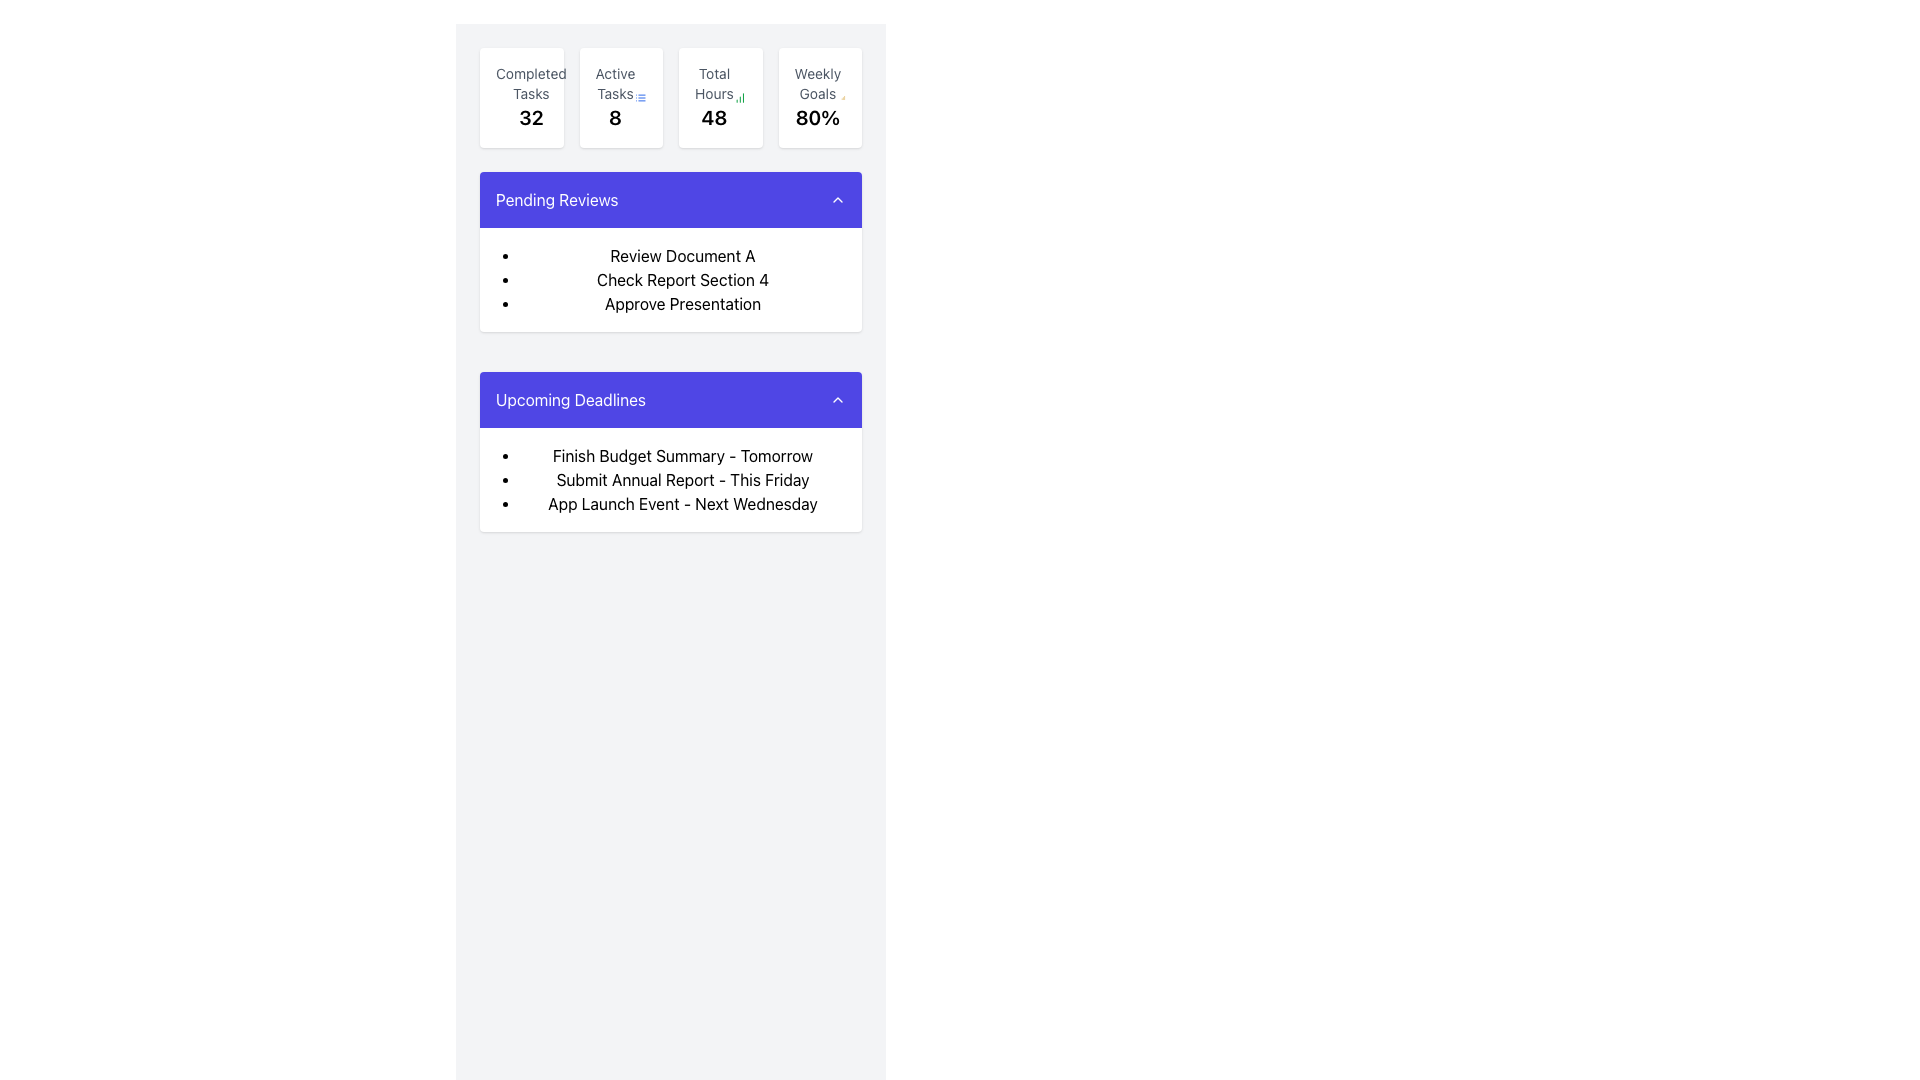  What do you see at coordinates (682, 455) in the screenshot?
I see `the first item in the bullet-point list under the 'Upcoming Deadlines' heading, which displays an itemized task deadline` at bounding box center [682, 455].